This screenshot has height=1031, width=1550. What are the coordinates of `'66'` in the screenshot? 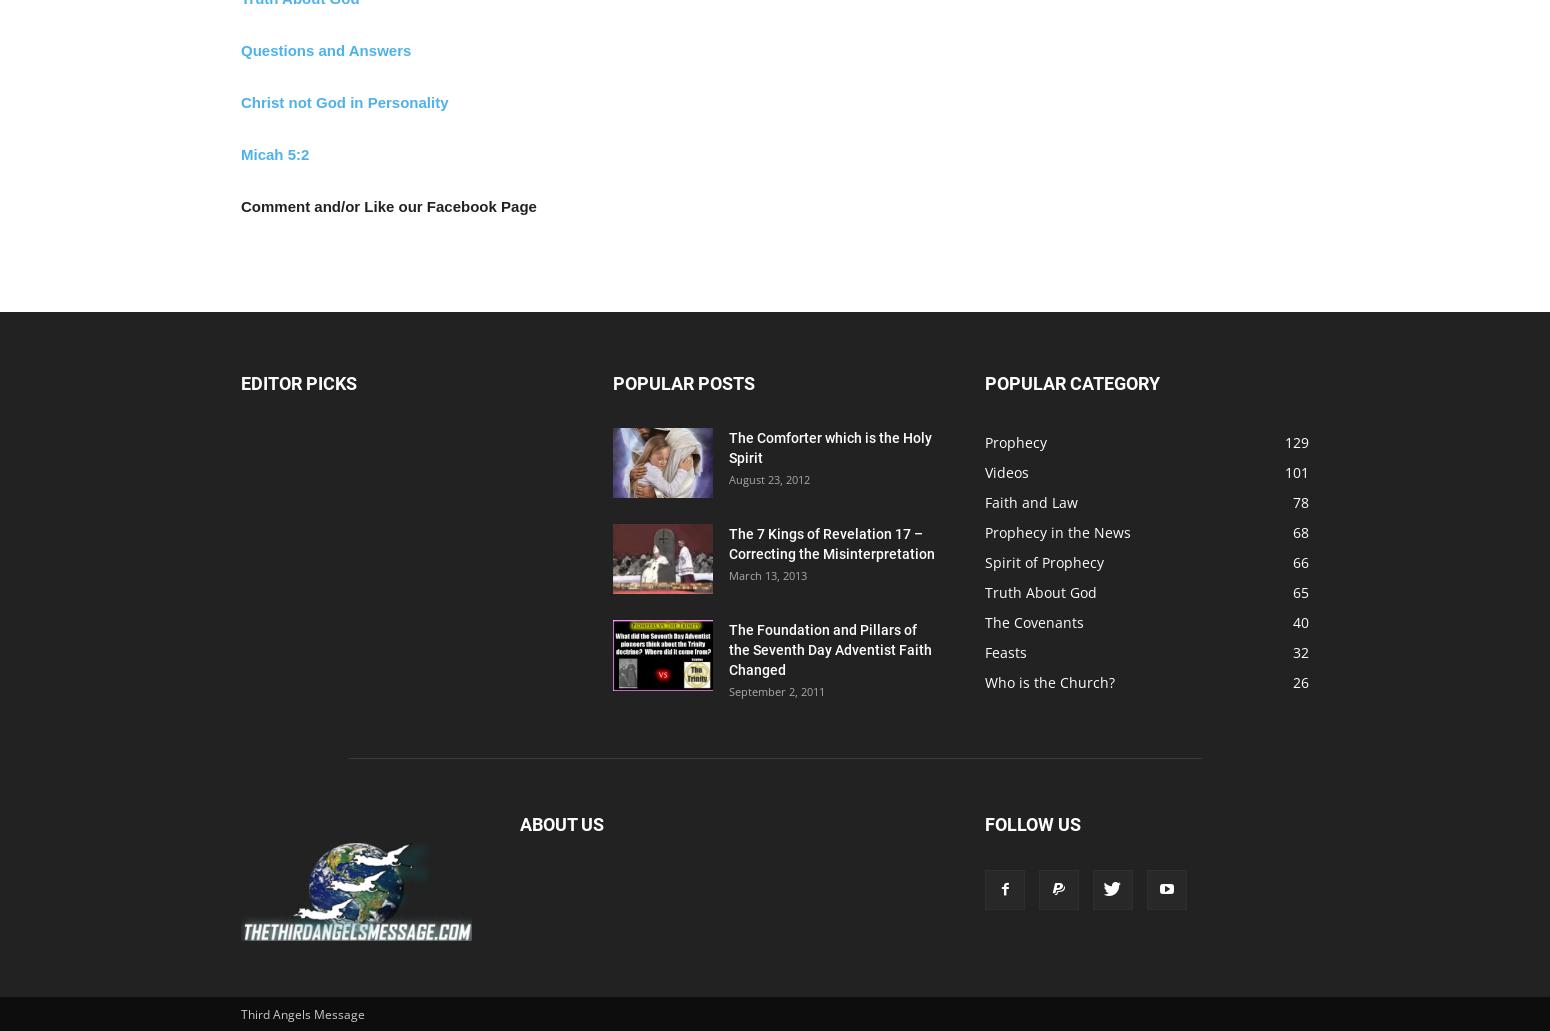 It's located at (1300, 561).